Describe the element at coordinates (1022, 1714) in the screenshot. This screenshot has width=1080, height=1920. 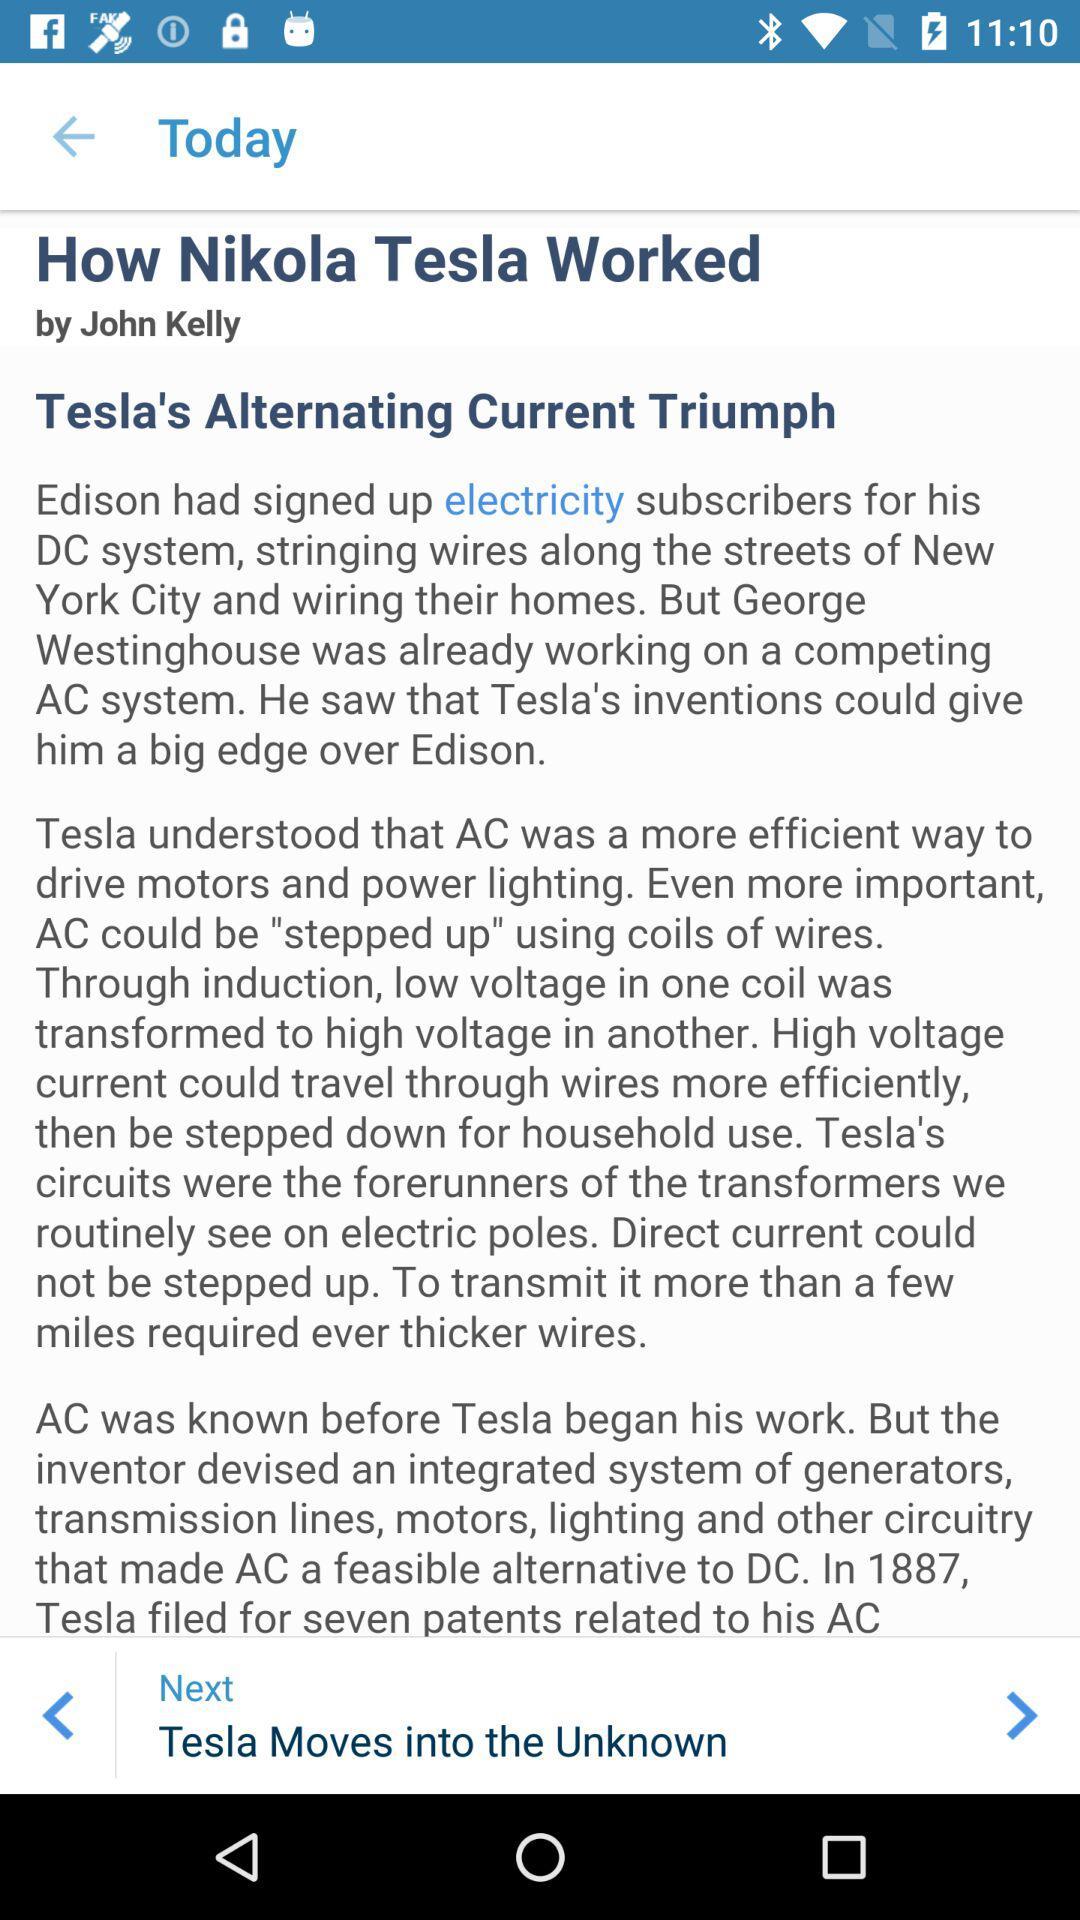
I see `next option` at that location.